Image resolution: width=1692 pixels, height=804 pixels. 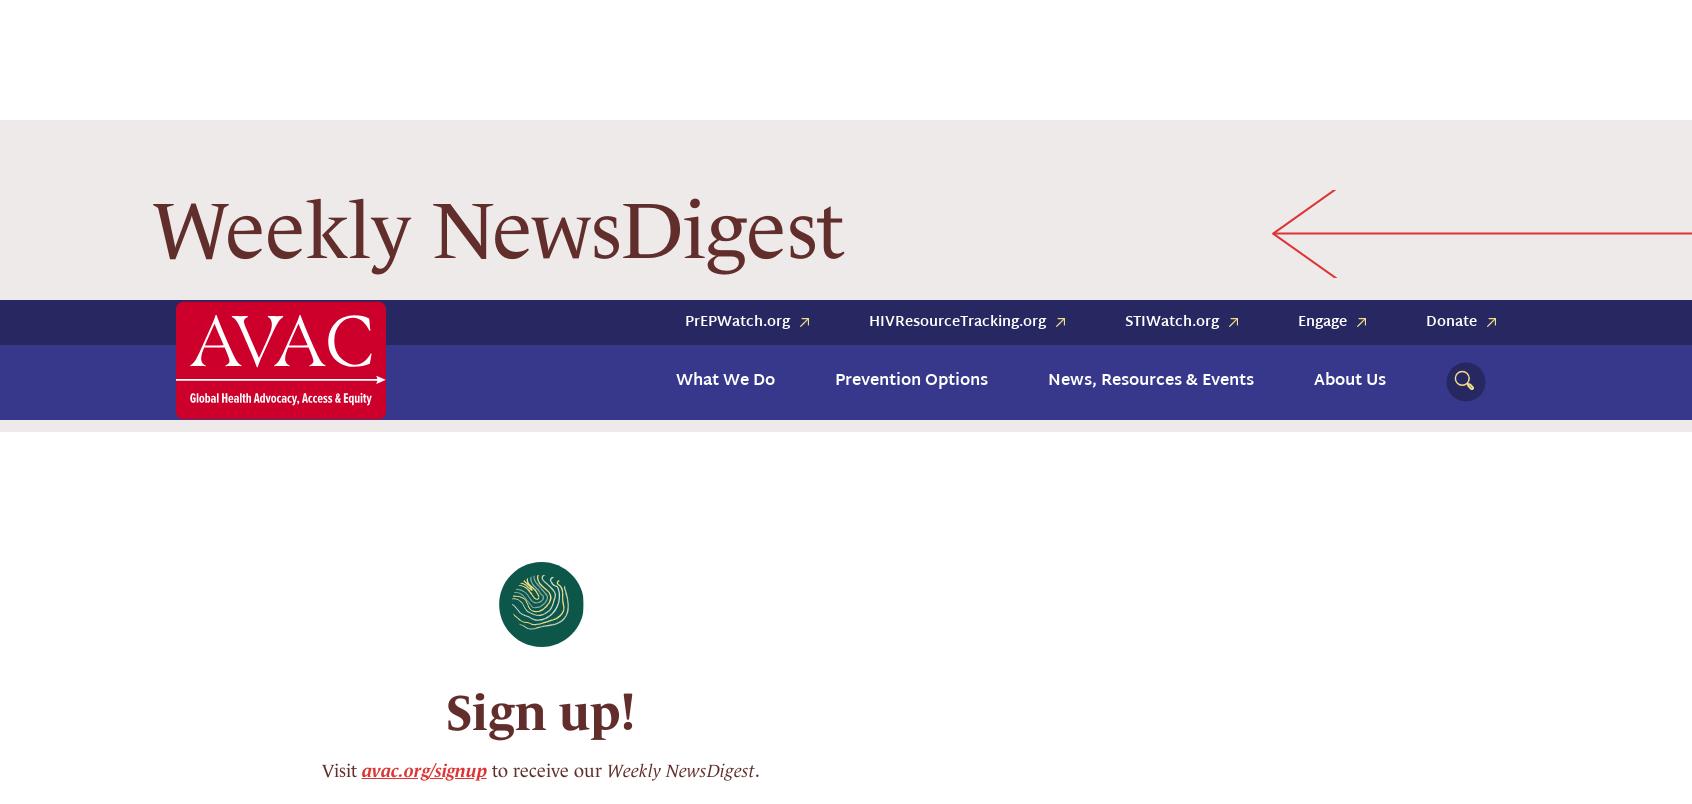 What do you see at coordinates (680, 410) in the screenshot?
I see `'Weekly NewsDigest'` at bounding box center [680, 410].